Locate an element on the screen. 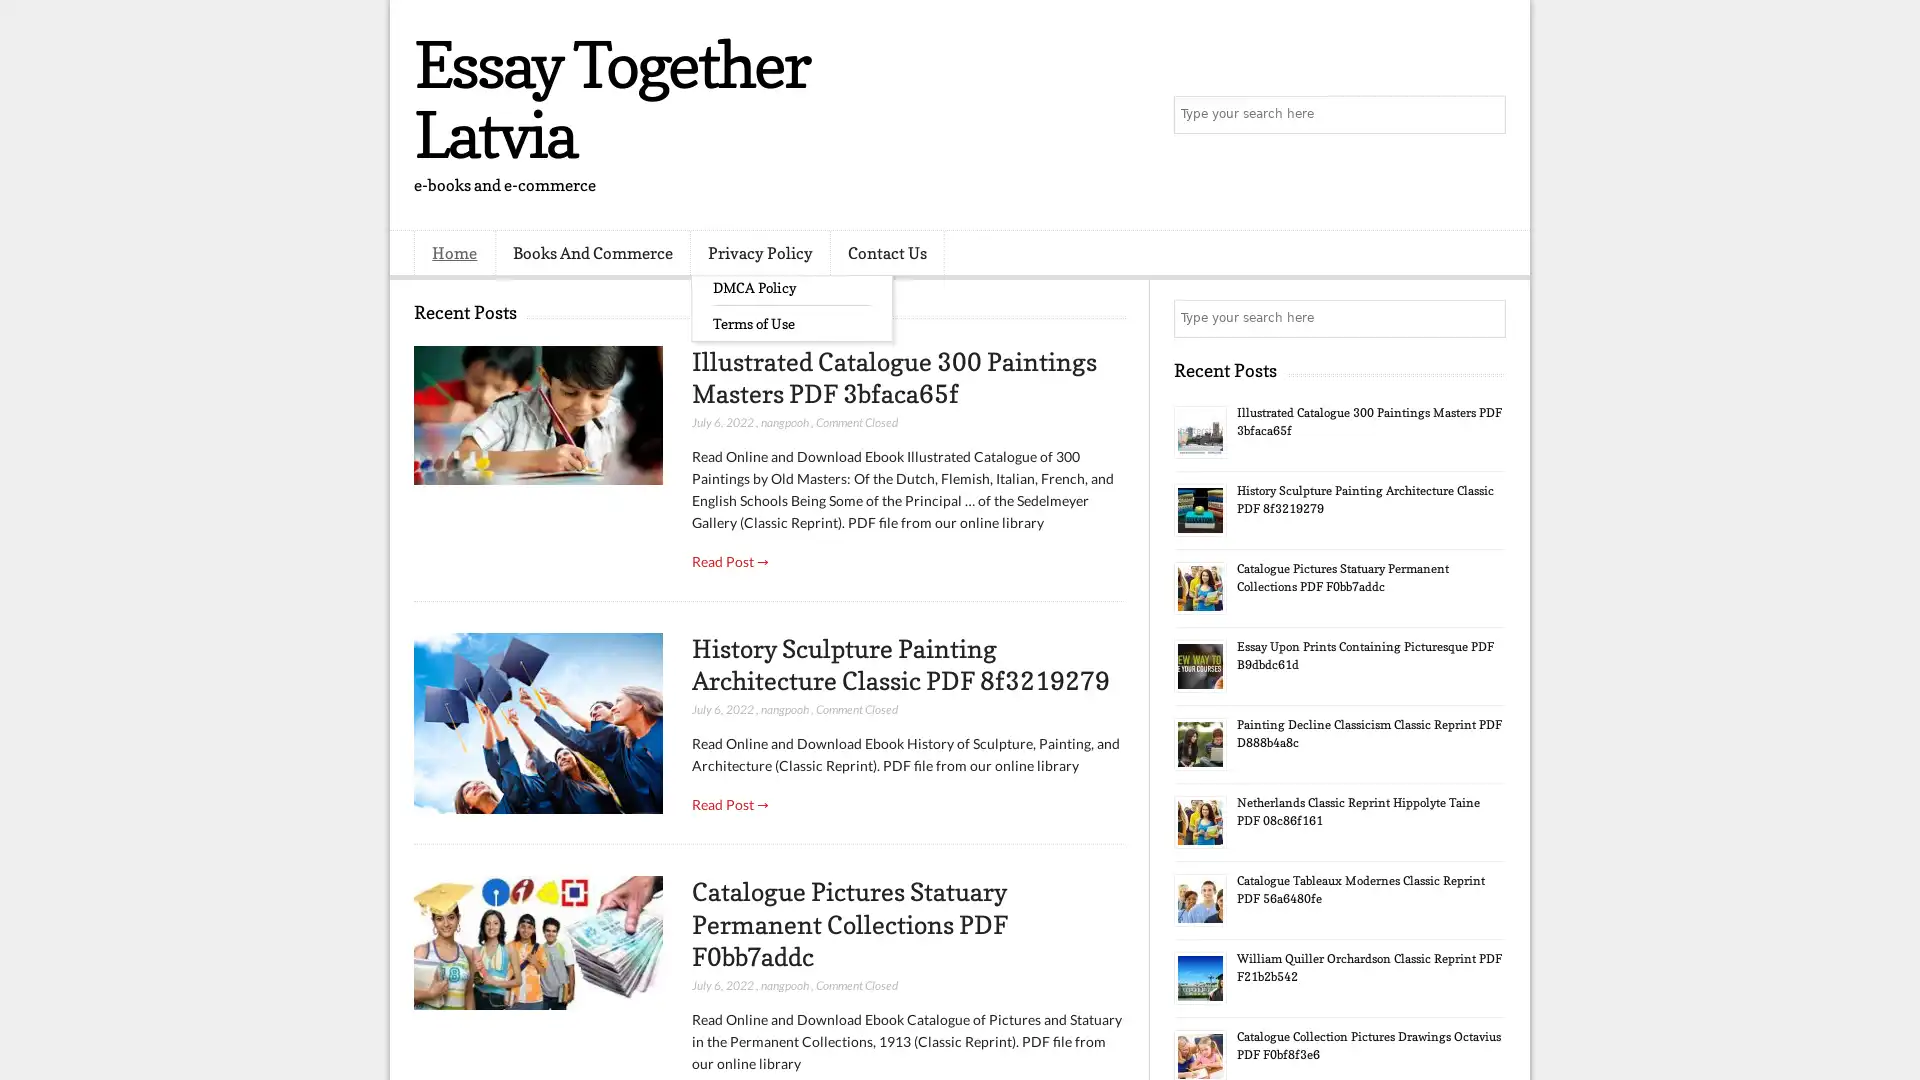 Image resolution: width=1920 pixels, height=1080 pixels. Search is located at coordinates (1485, 318).